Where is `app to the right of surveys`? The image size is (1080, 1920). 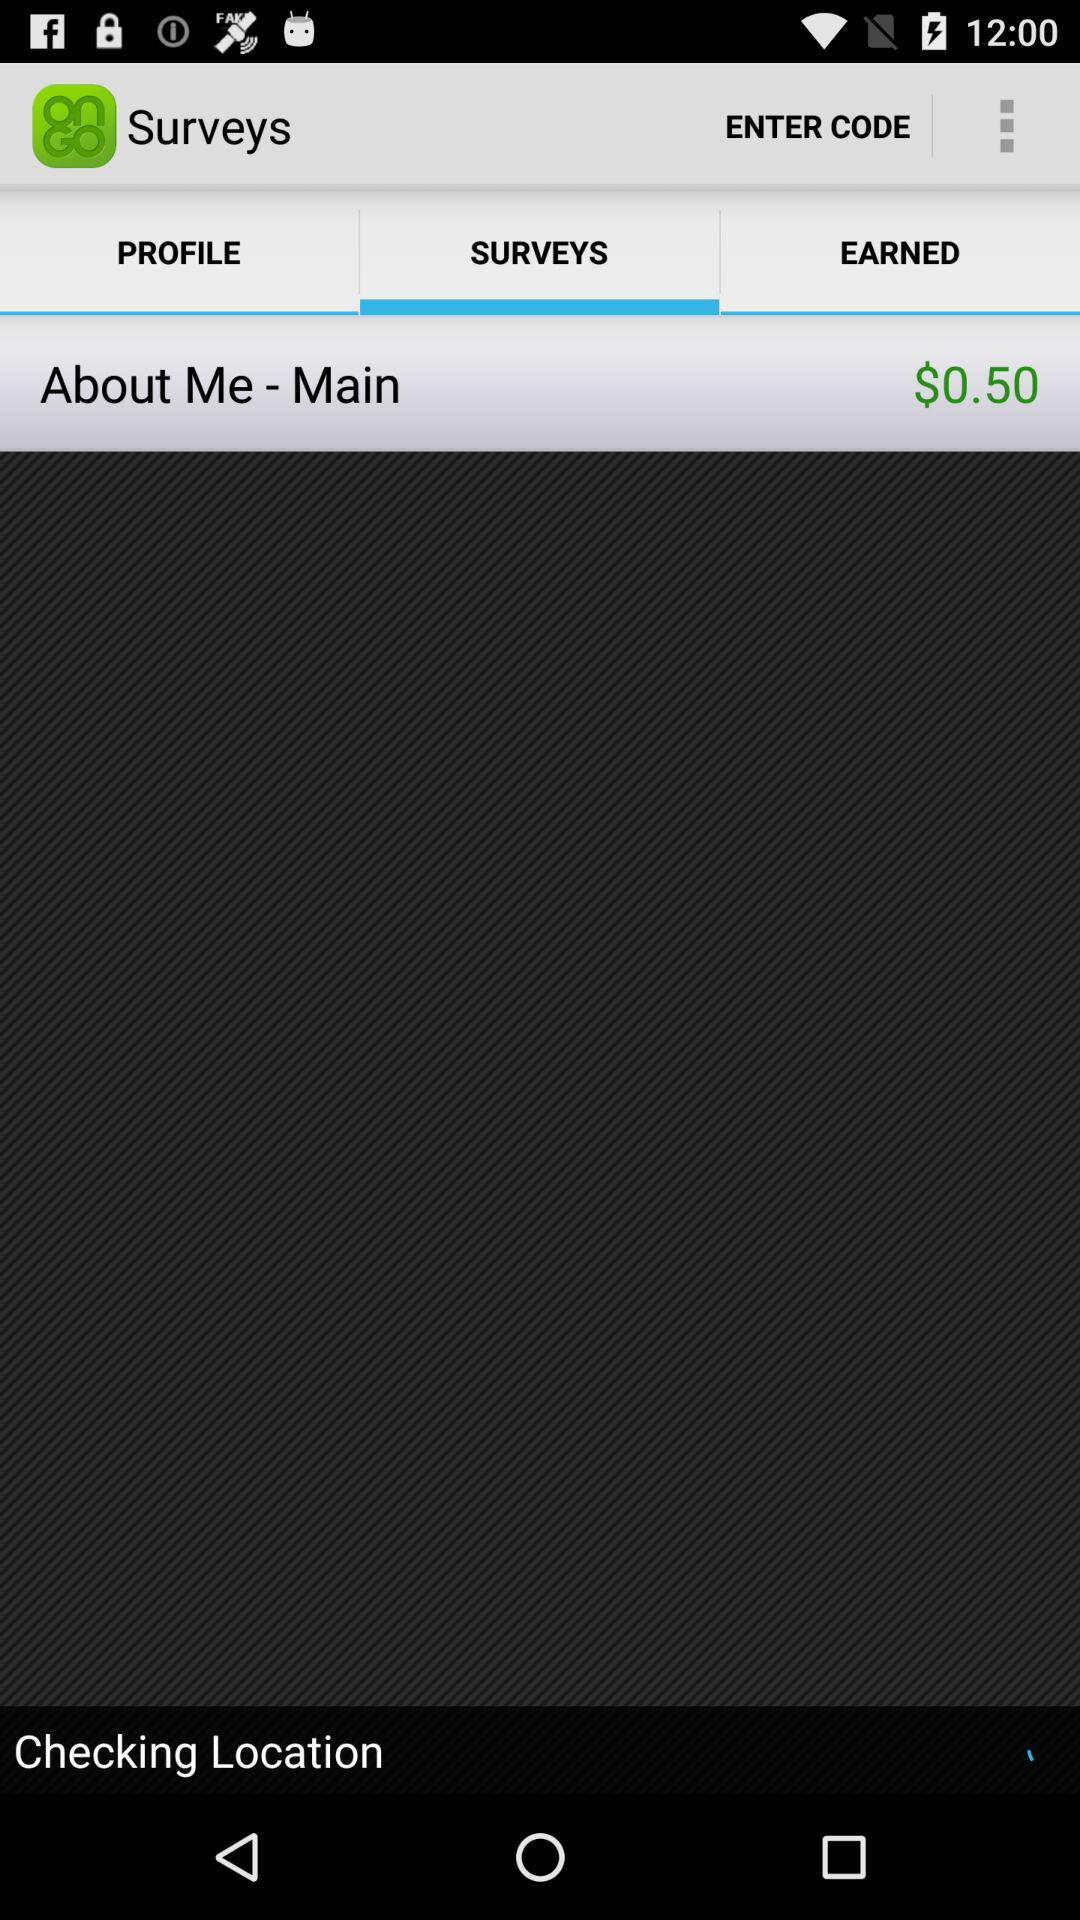
app to the right of surveys is located at coordinates (817, 124).